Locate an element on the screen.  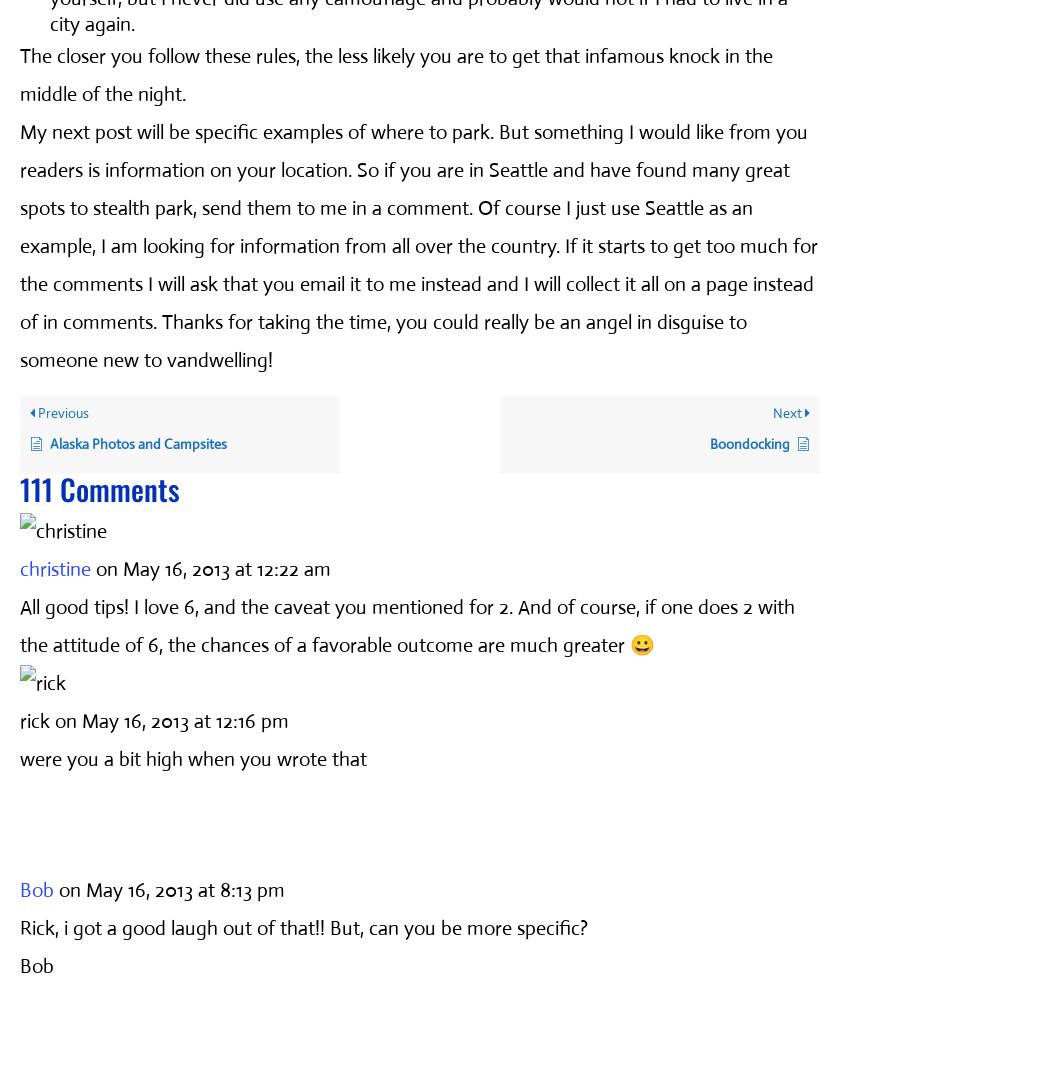
'rick' is located at coordinates (34, 720).